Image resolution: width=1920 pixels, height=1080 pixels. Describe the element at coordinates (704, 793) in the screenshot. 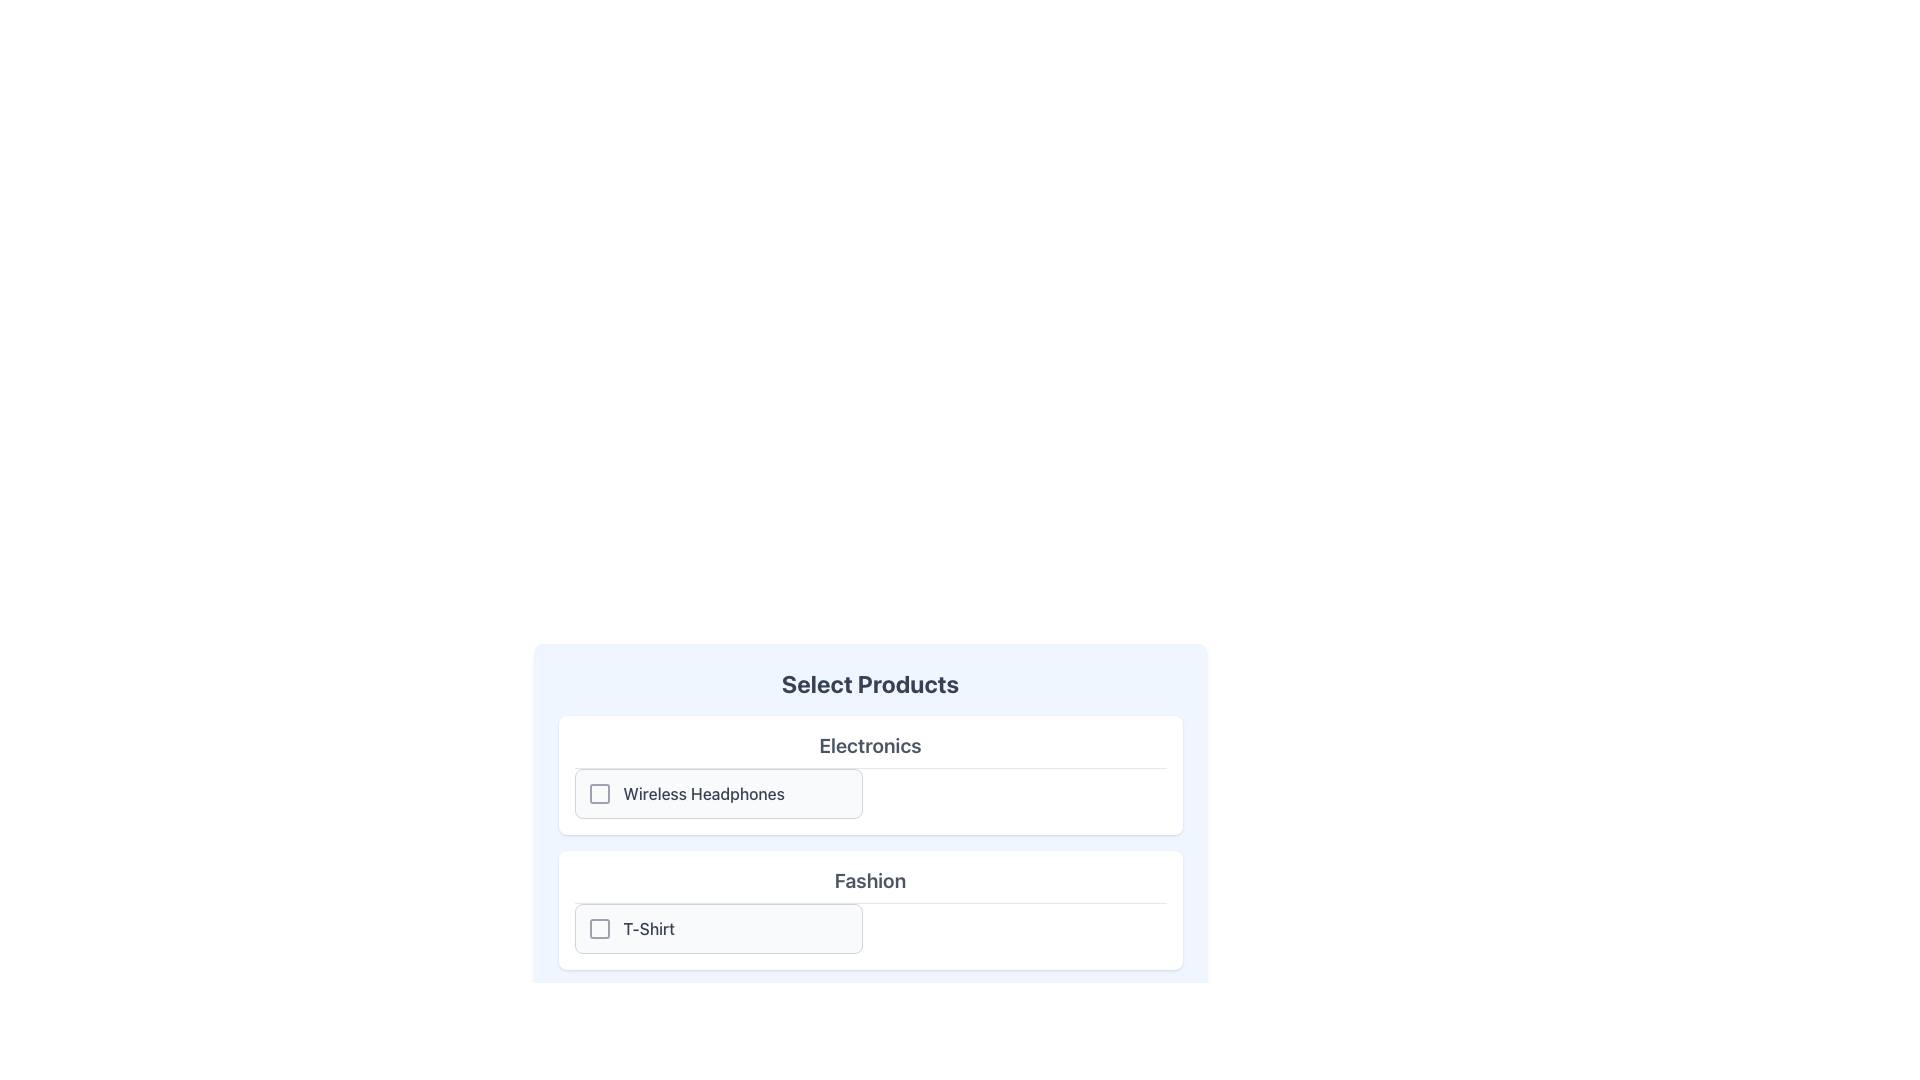

I see `the label 'Wireless Headphones' which serves as the product option in the 'Electronics' category` at that location.